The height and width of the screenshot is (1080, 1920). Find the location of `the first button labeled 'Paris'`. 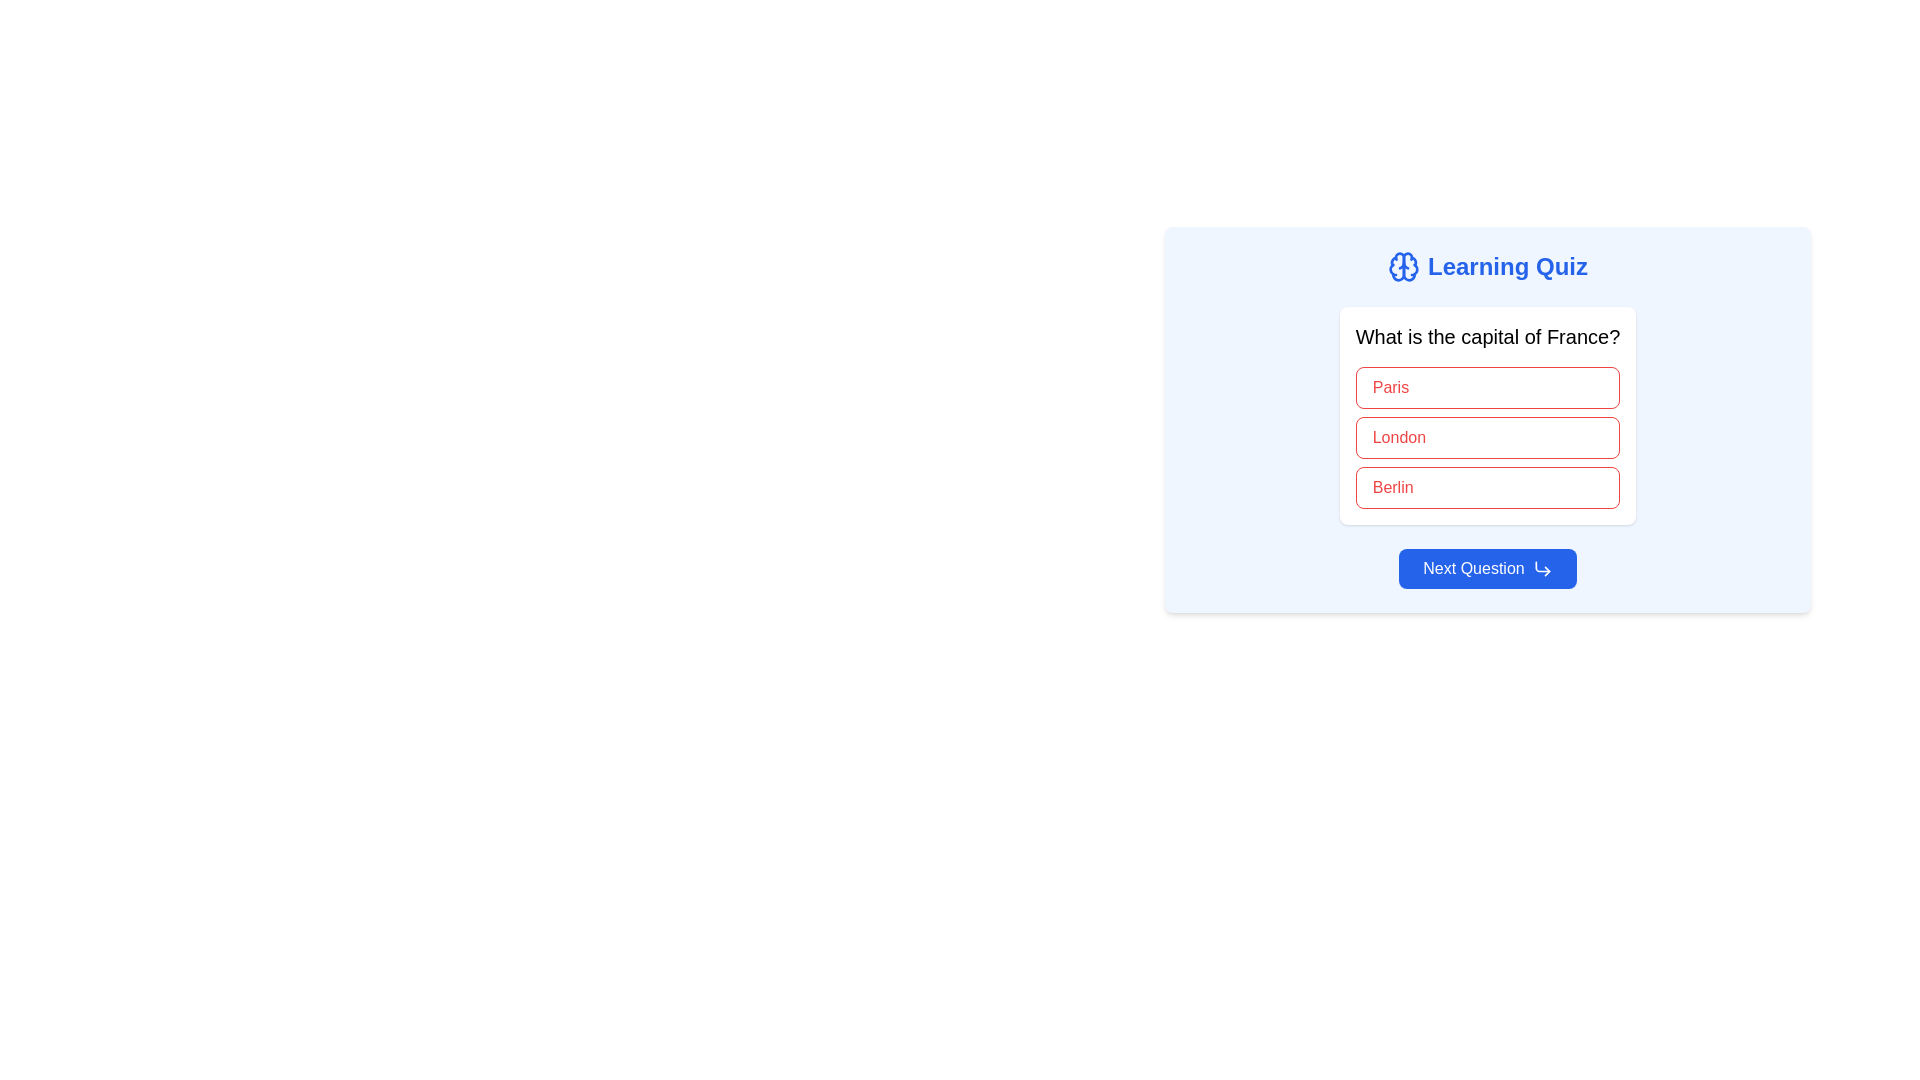

the first button labeled 'Paris' is located at coordinates (1488, 388).